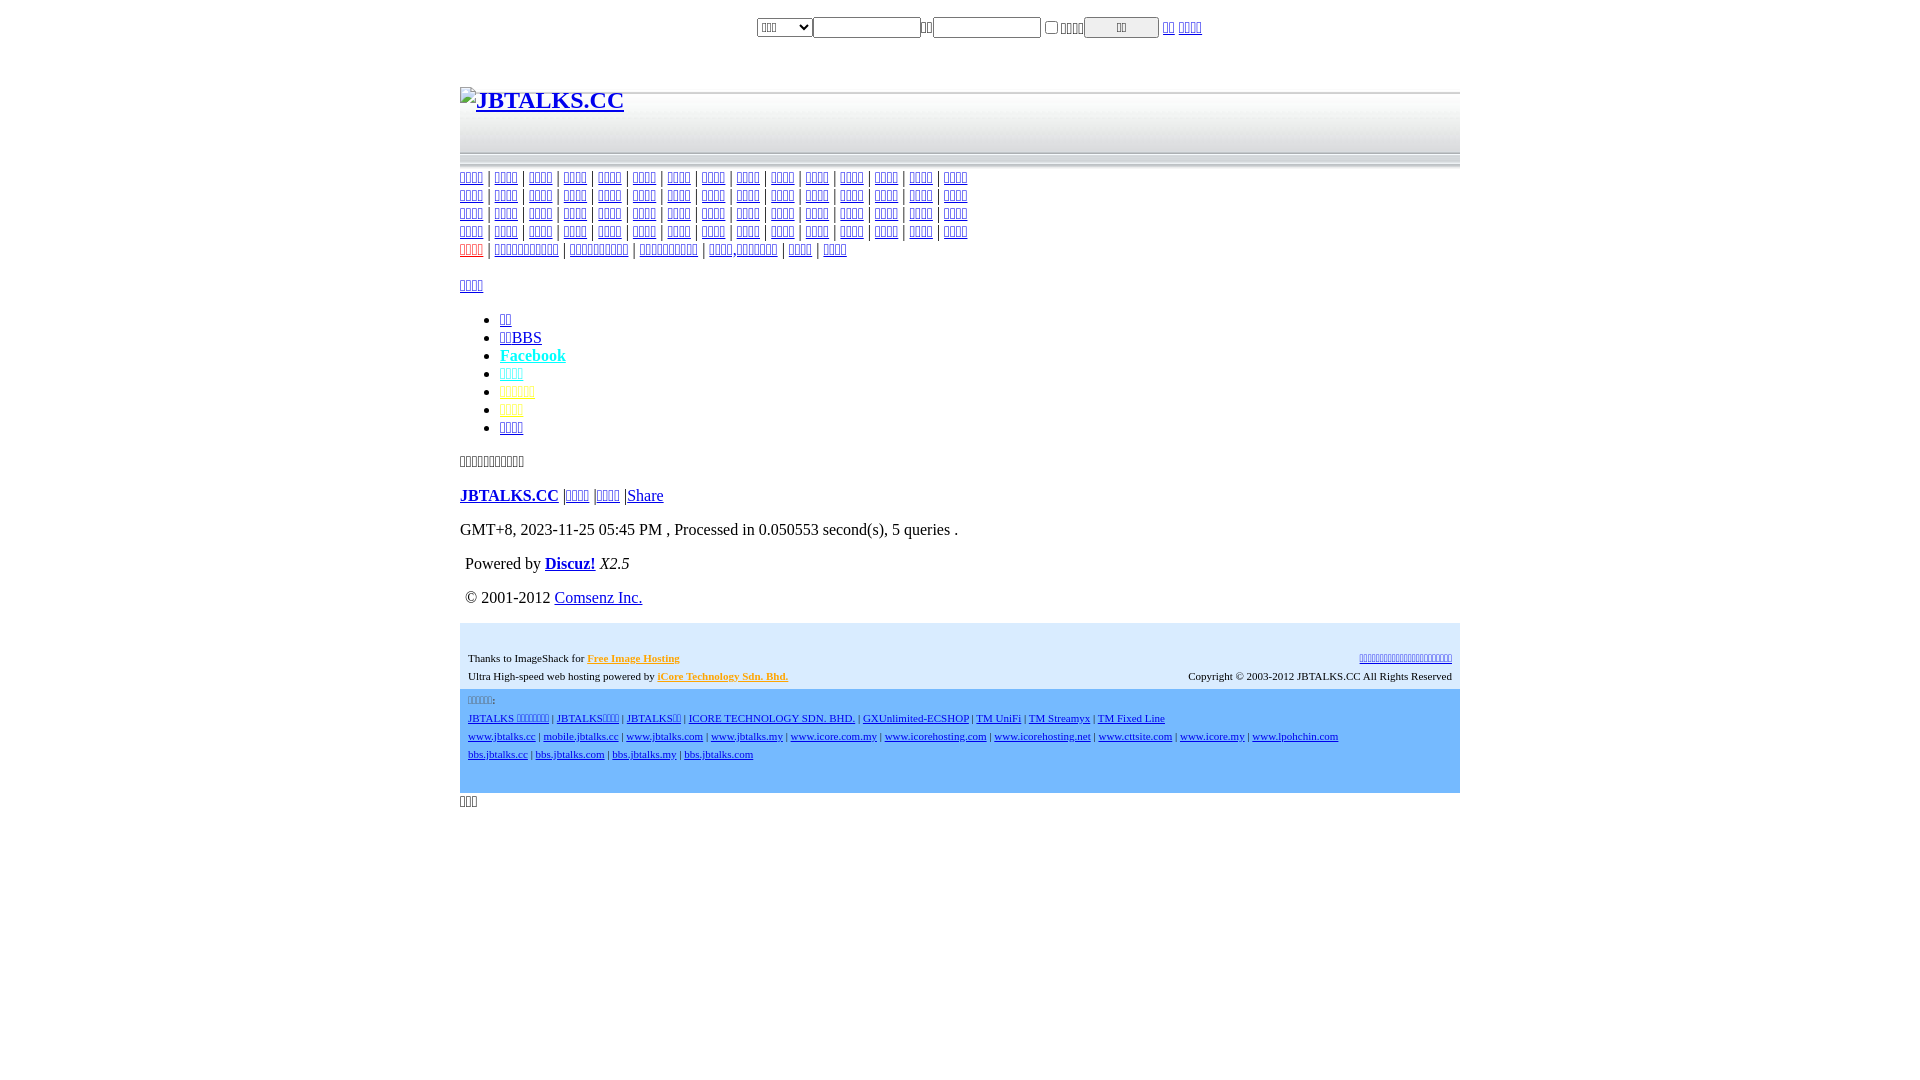  Describe the element at coordinates (569, 563) in the screenshot. I see `'Discuz!'` at that location.